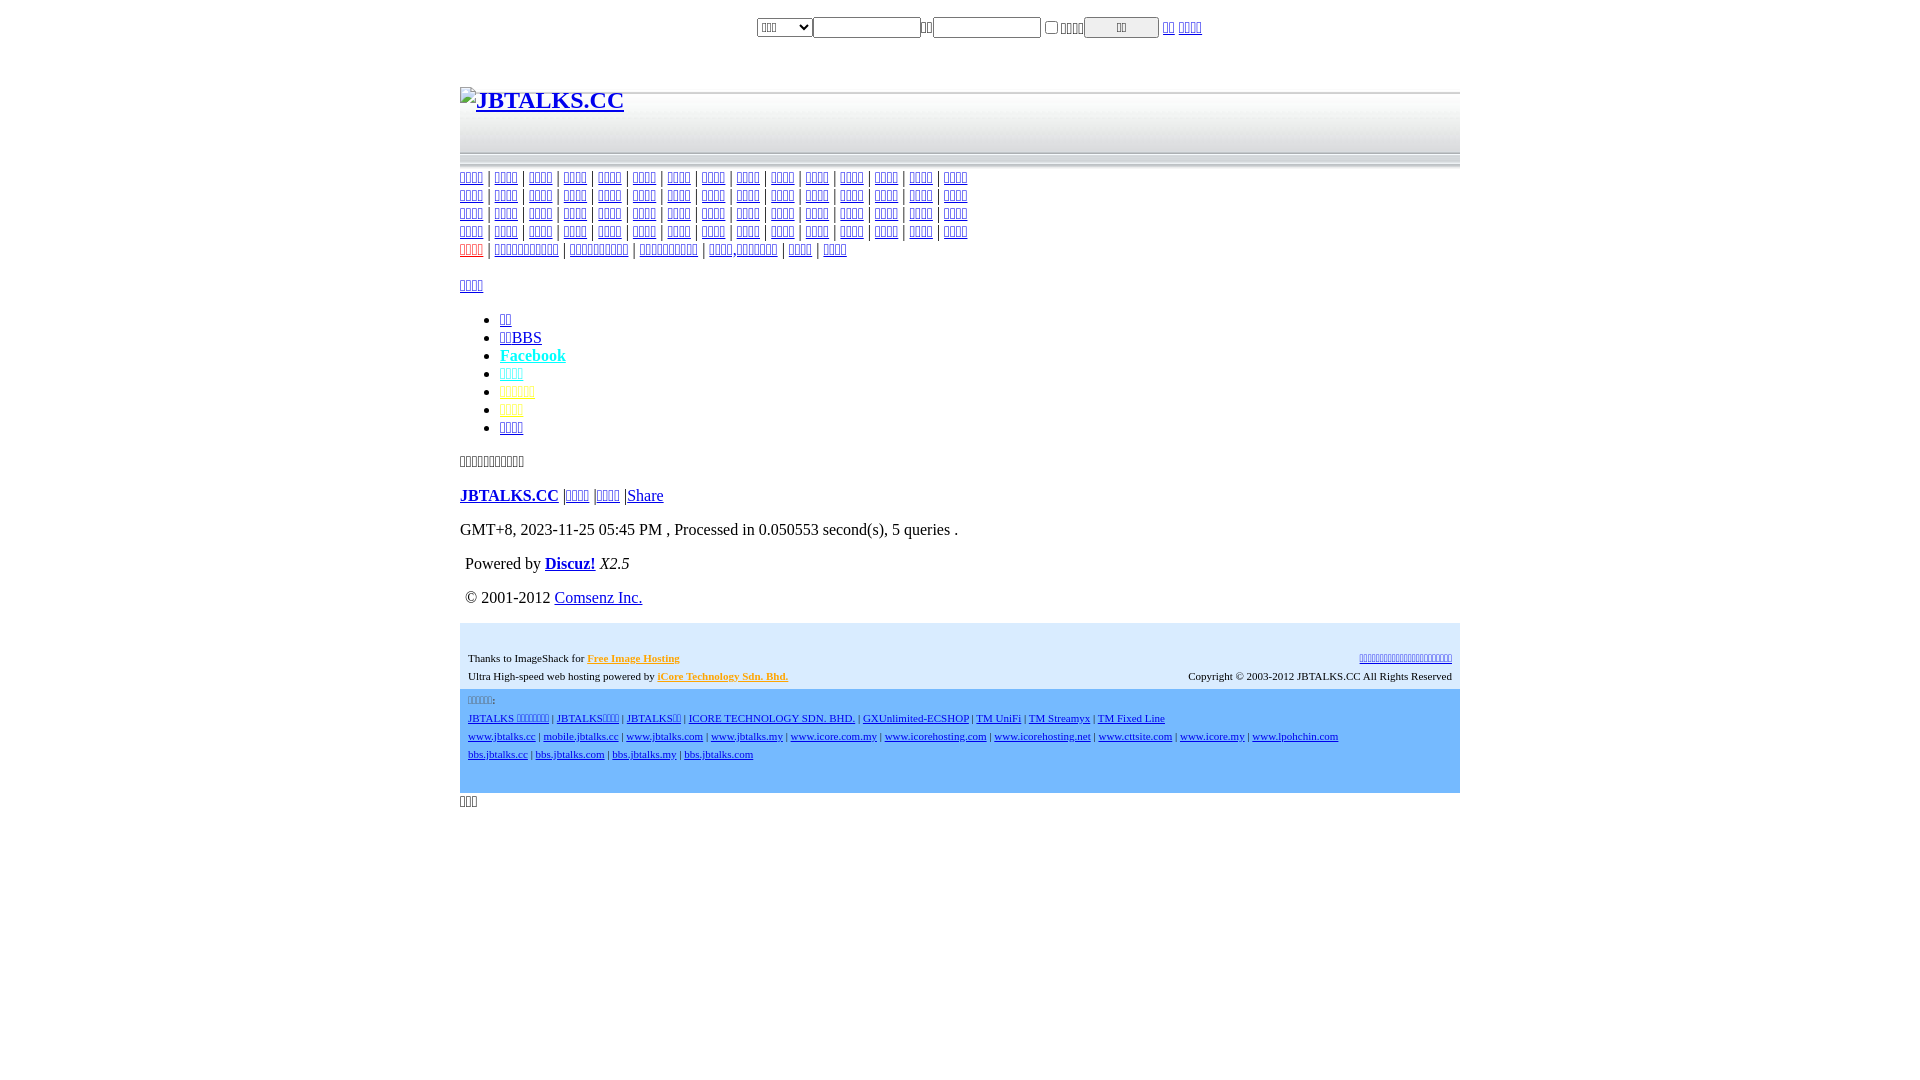  Describe the element at coordinates (569, 563) in the screenshot. I see `'Discuz!'` at that location.